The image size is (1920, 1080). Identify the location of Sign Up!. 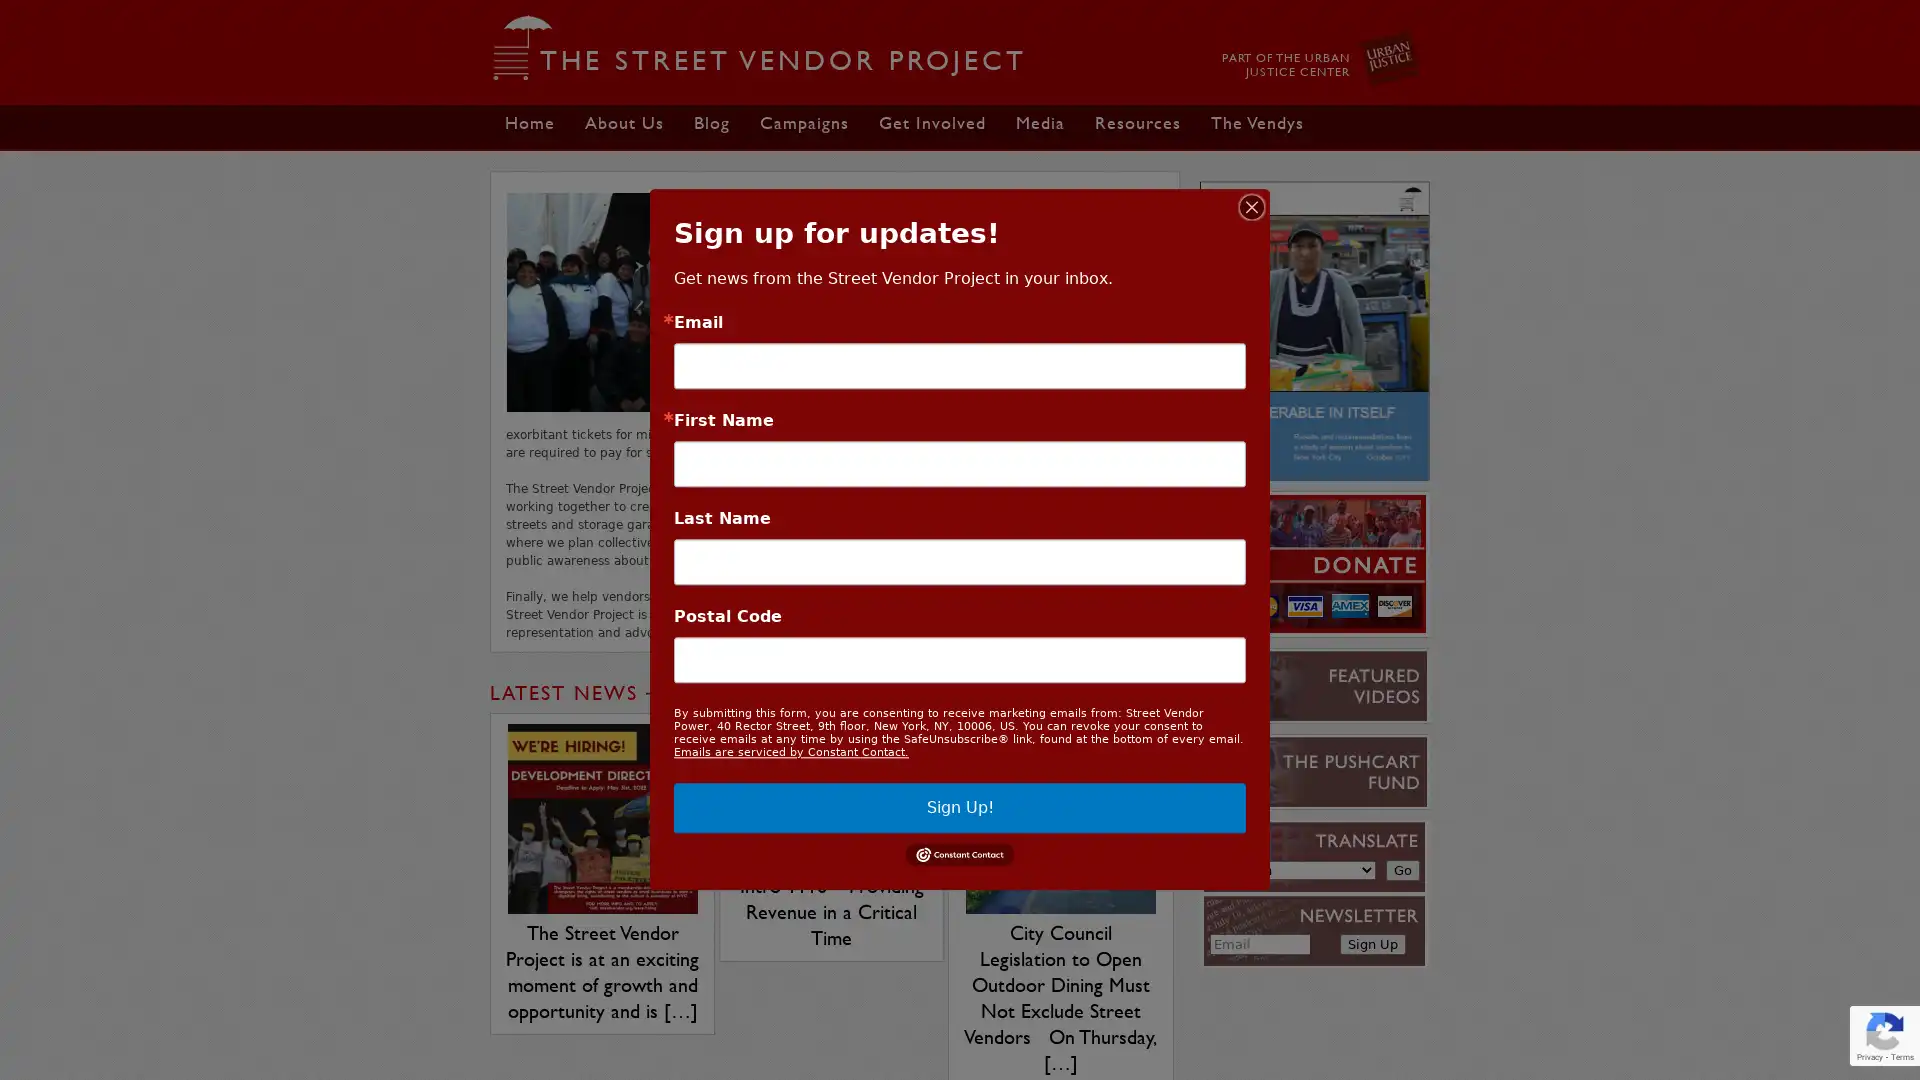
(960, 806).